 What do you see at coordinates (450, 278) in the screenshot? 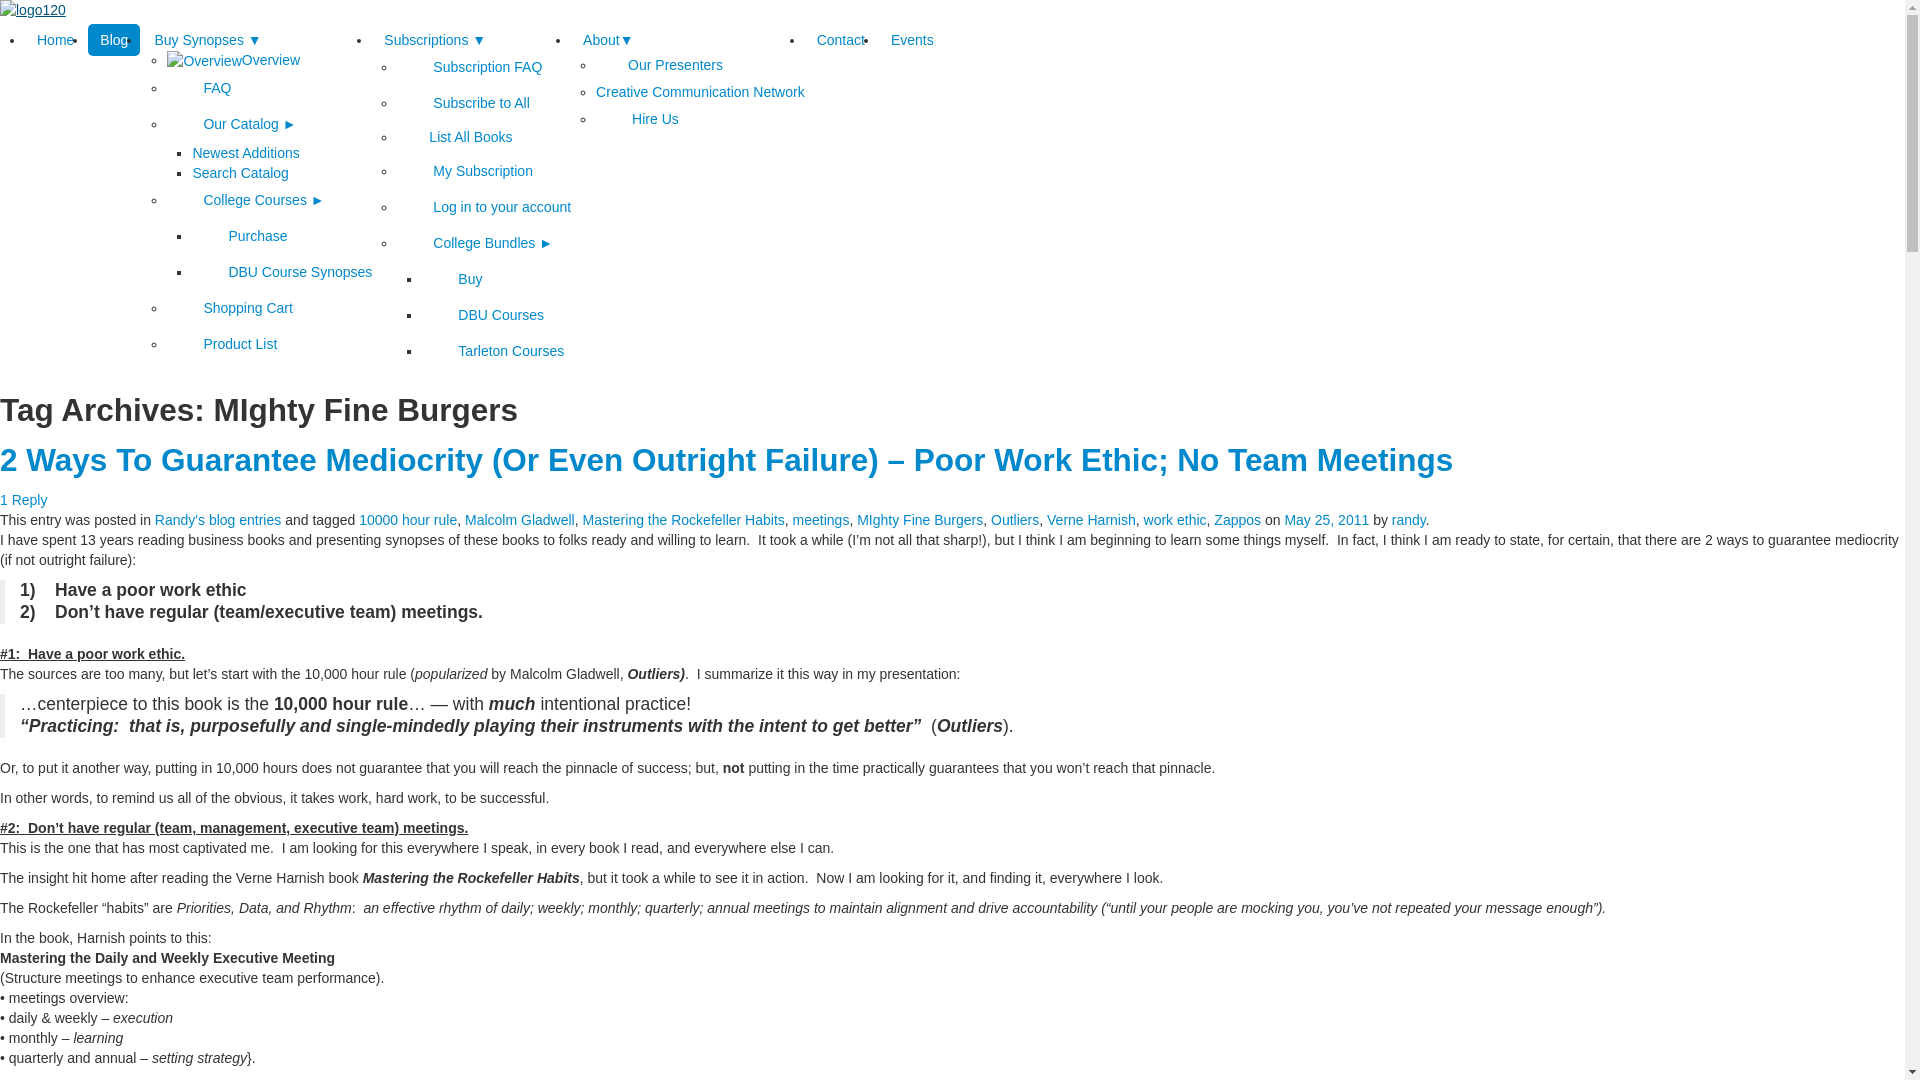
I see `'Buy'` at bounding box center [450, 278].